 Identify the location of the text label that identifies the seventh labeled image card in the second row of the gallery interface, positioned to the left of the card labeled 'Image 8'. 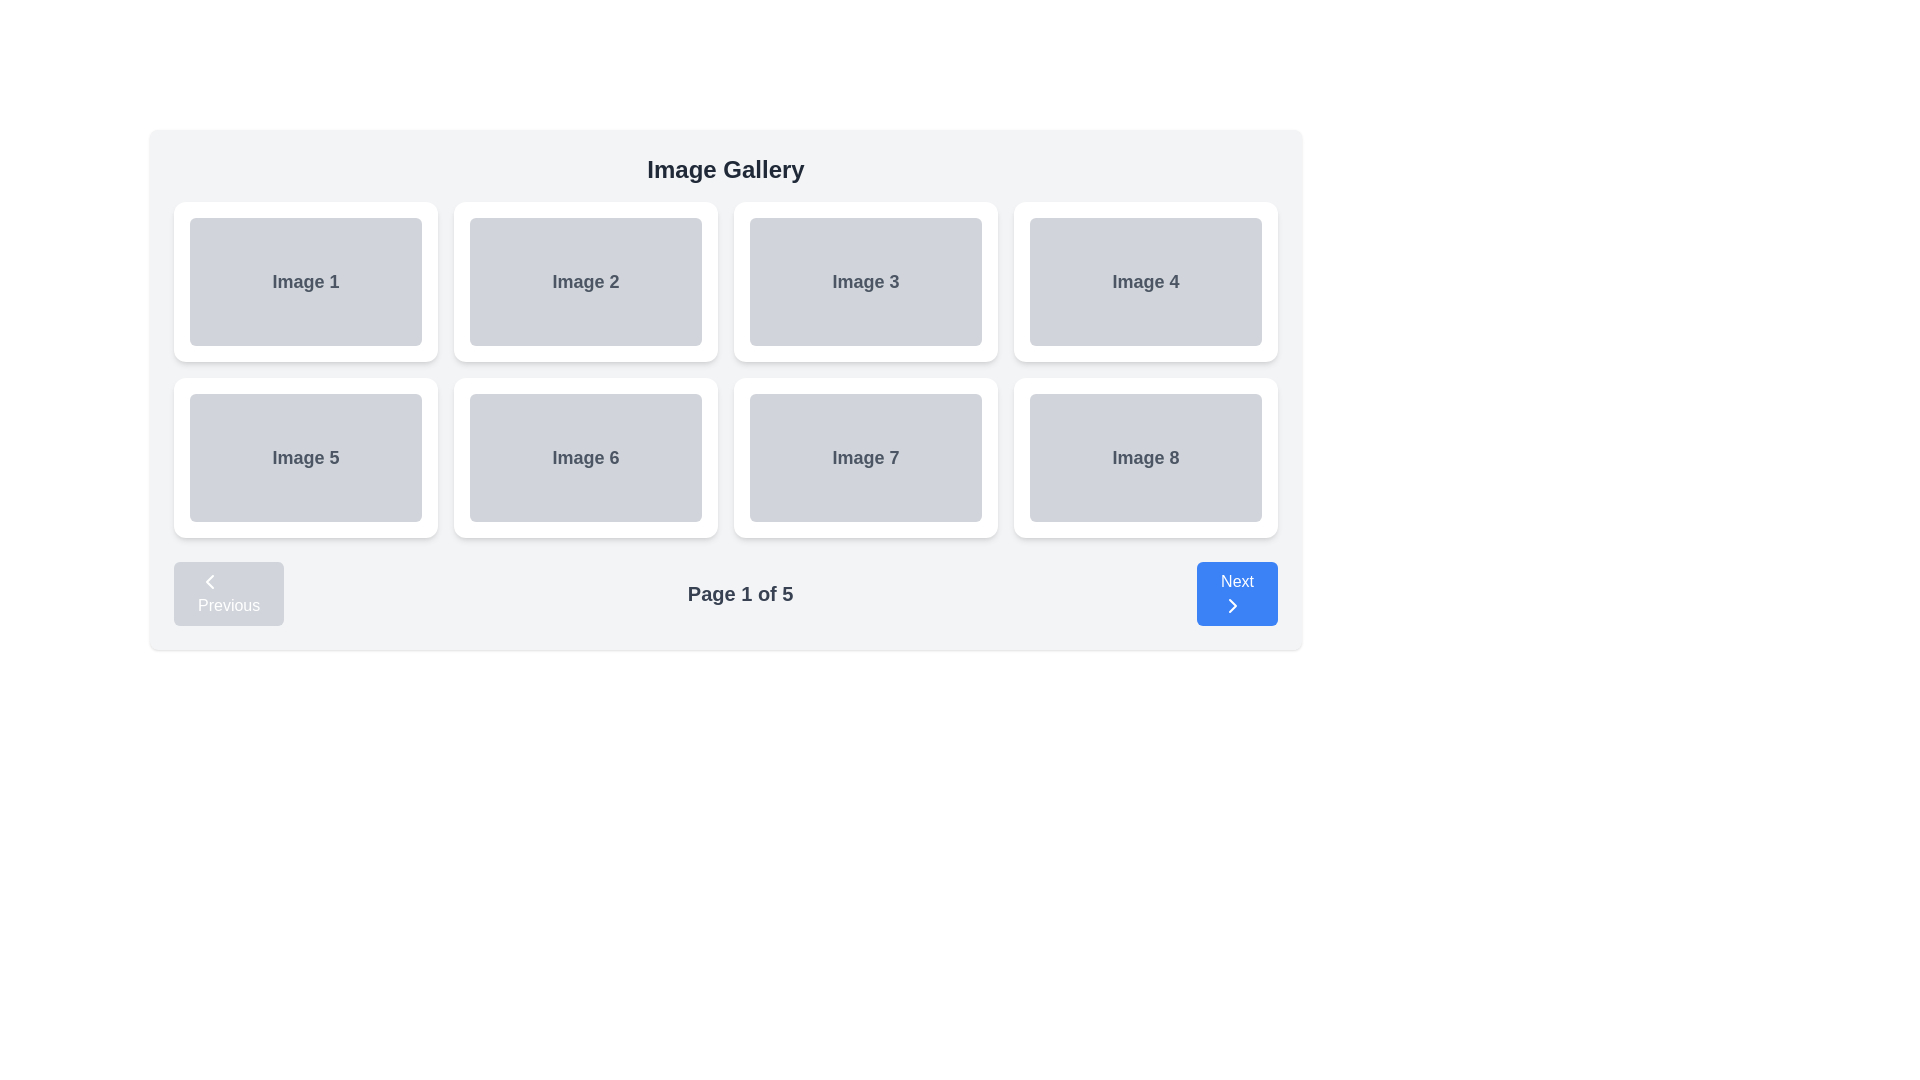
(865, 458).